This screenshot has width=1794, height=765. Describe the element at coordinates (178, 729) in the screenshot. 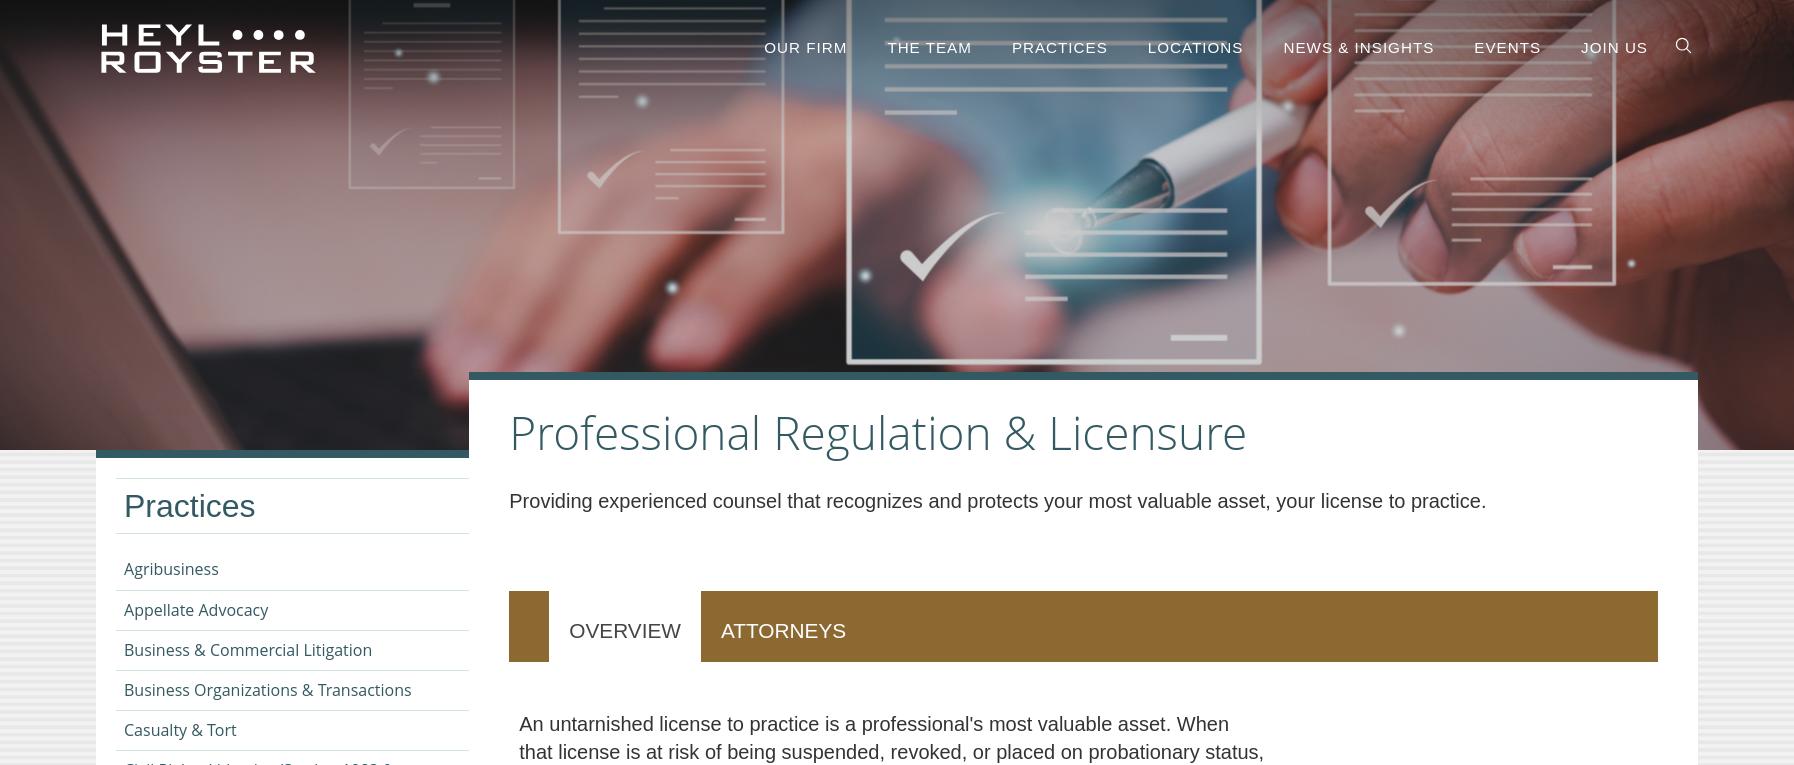

I see `'Casualty & Tort'` at that location.